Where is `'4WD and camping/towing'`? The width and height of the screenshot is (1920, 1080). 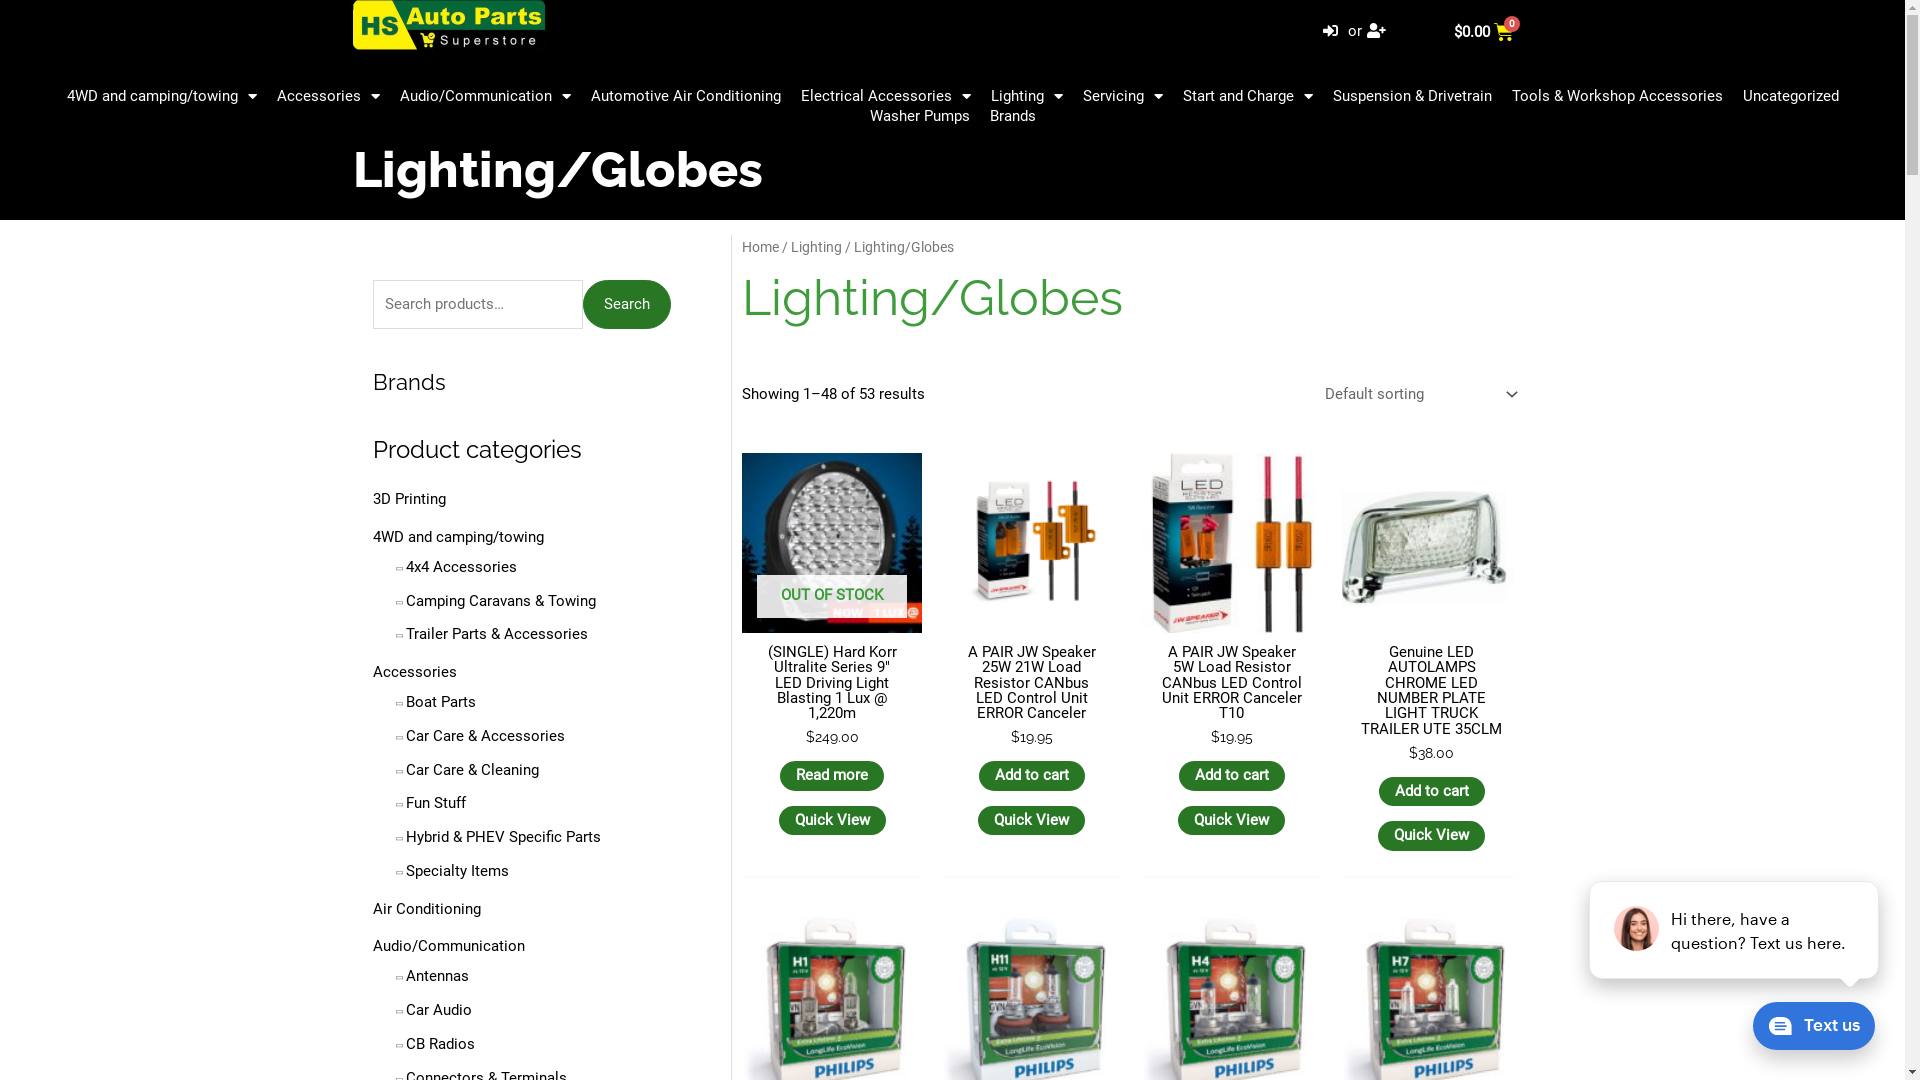
'4WD and camping/towing' is located at coordinates (161, 96).